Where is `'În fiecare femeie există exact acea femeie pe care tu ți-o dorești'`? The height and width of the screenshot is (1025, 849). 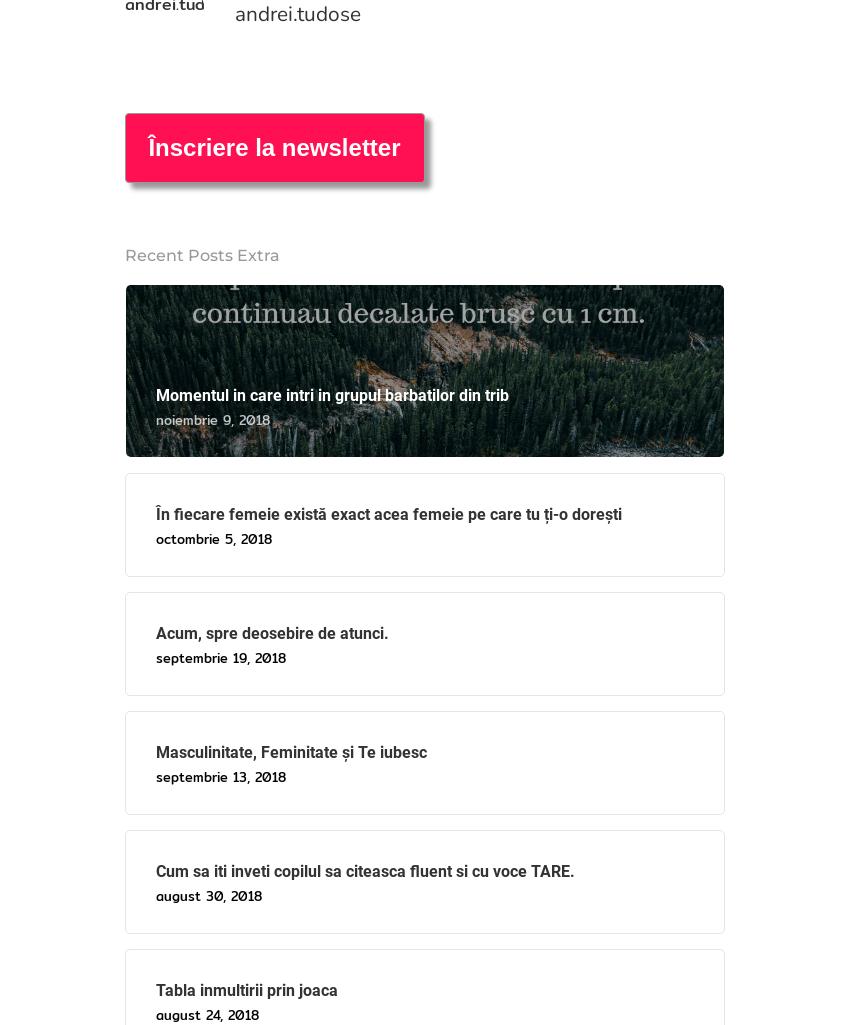 'În fiecare femeie există exact acea femeie pe care tu ți-o dorești' is located at coordinates (386, 512).